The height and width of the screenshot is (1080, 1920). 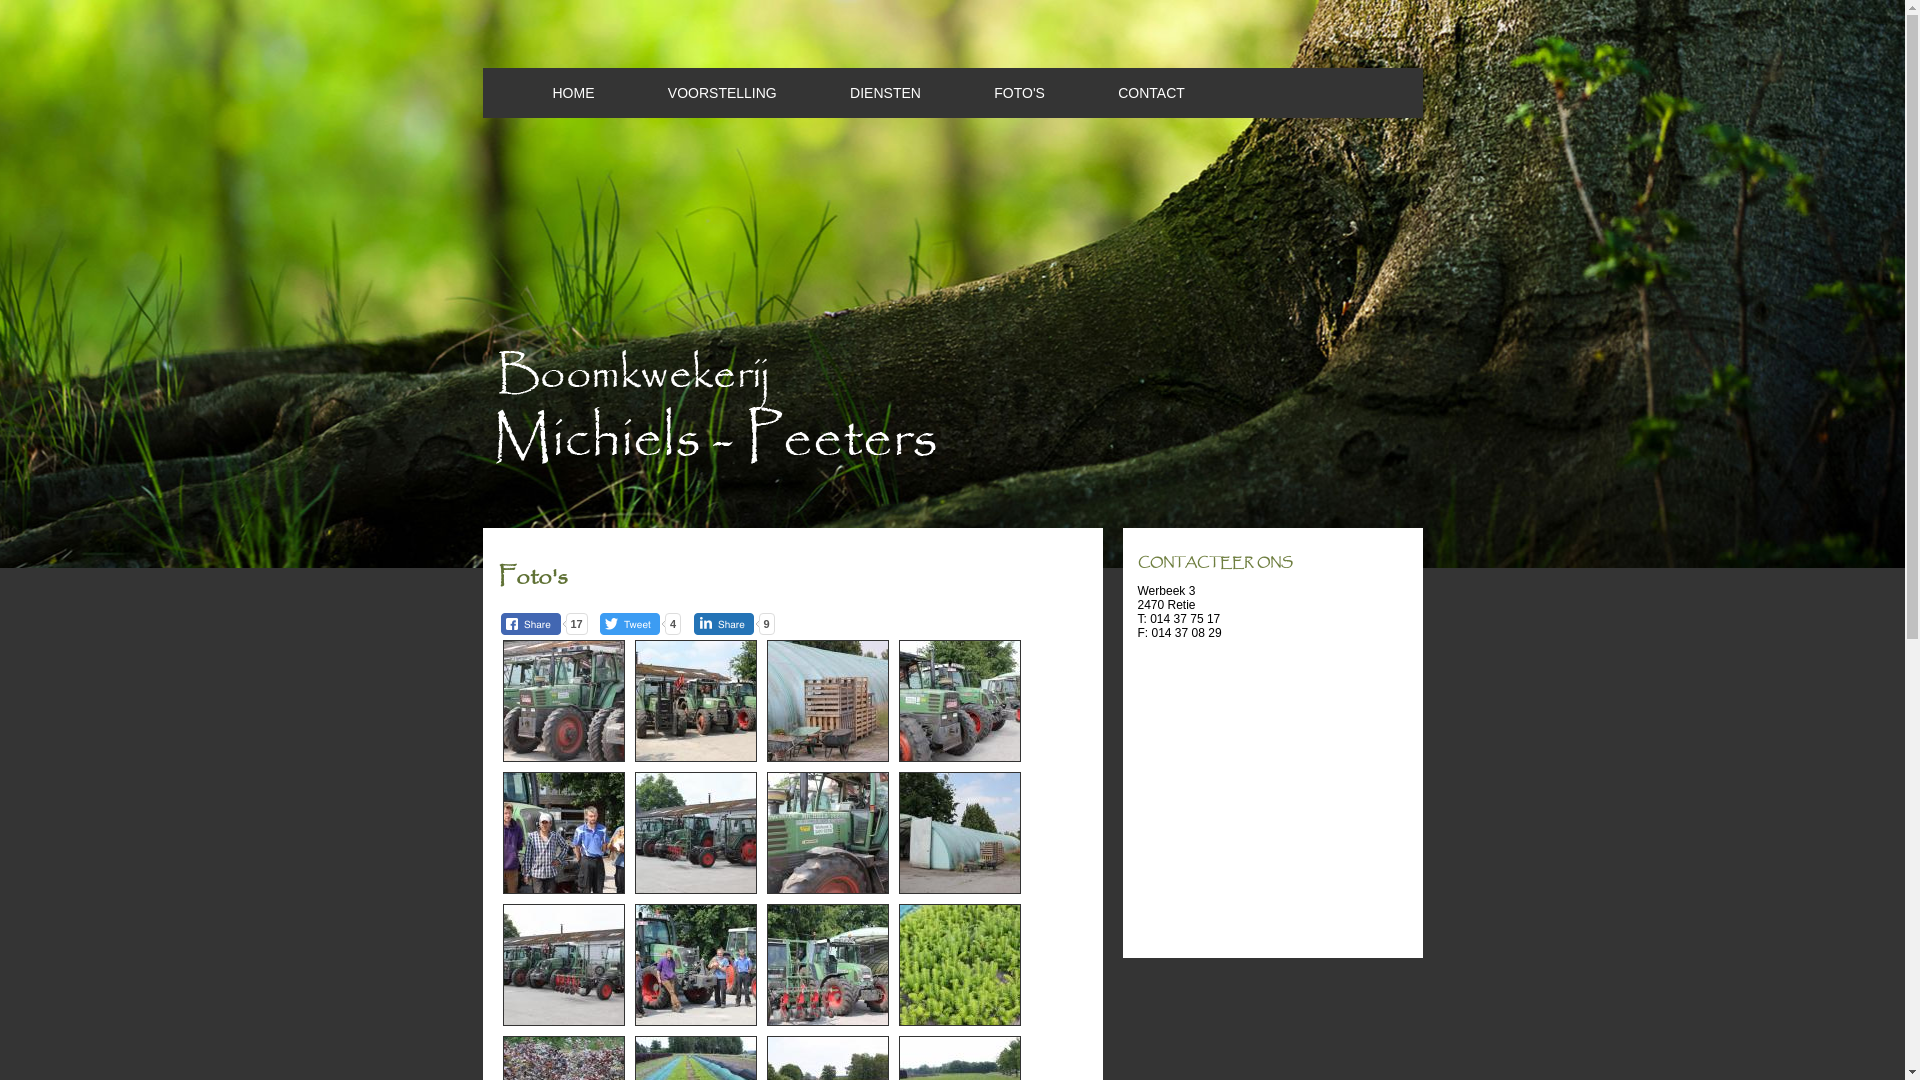 What do you see at coordinates (850, 92) in the screenshot?
I see `'DIENSTEN'` at bounding box center [850, 92].